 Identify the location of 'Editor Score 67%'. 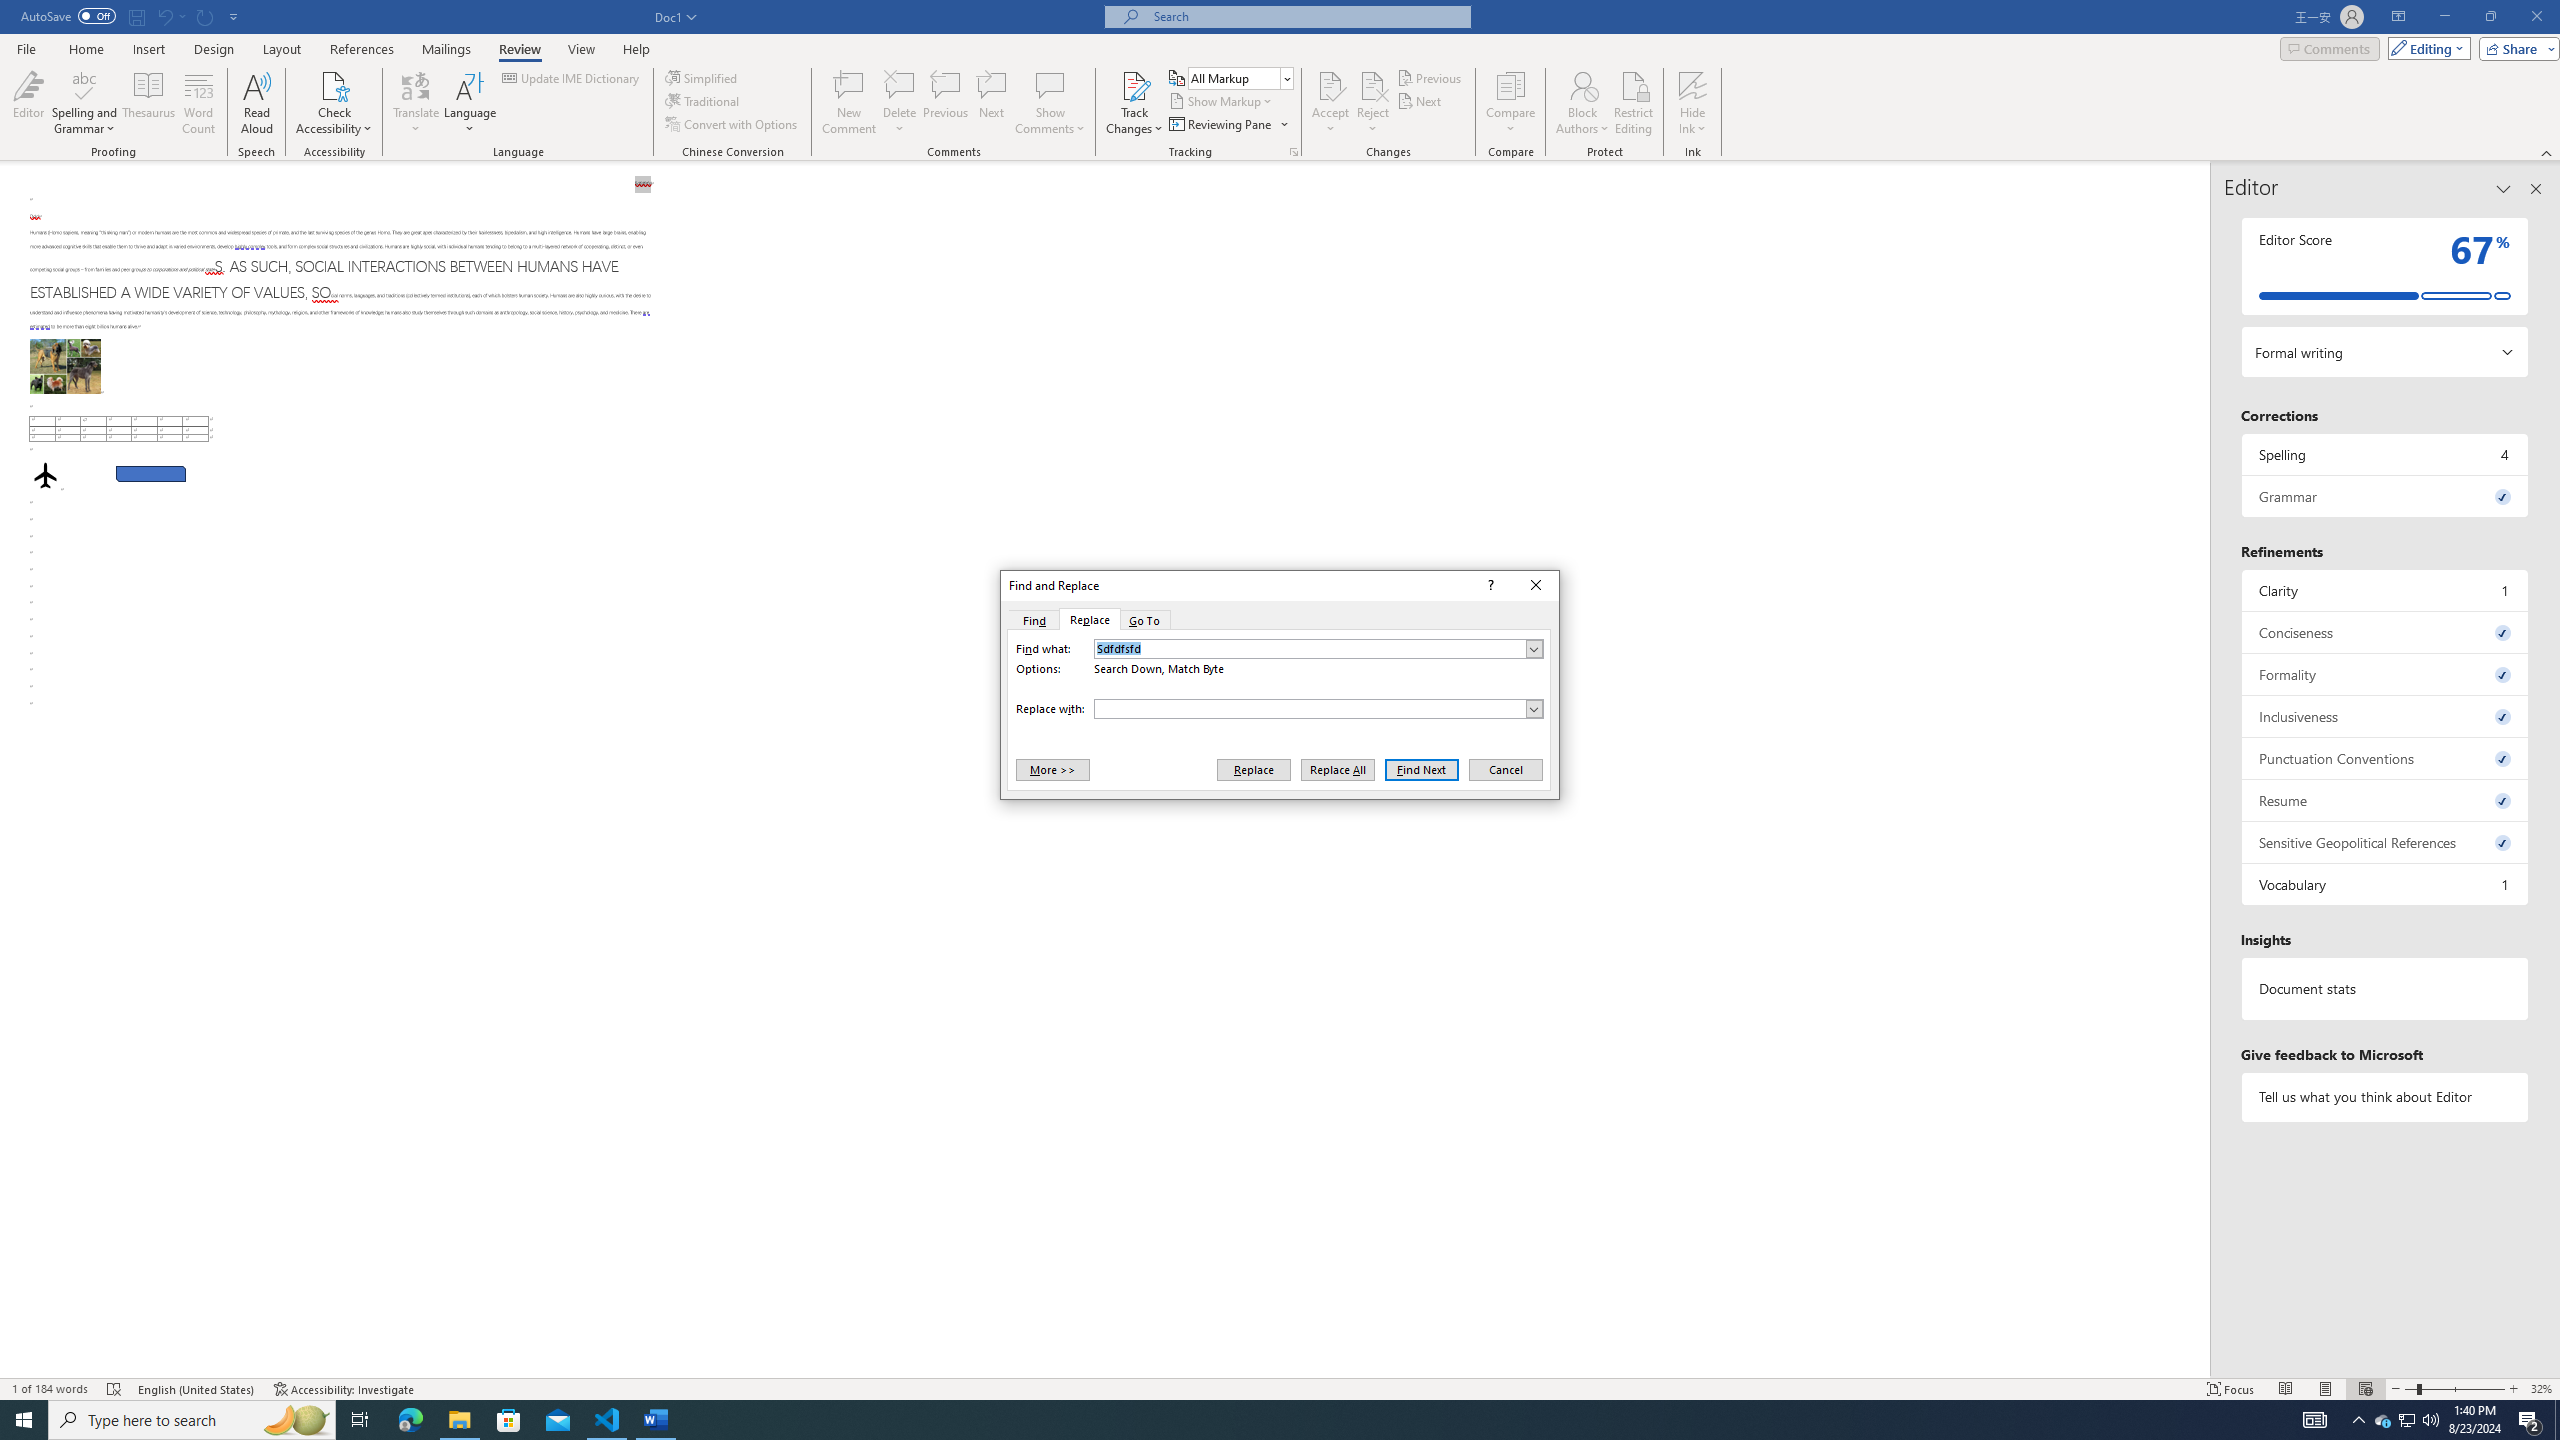
(2384, 265).